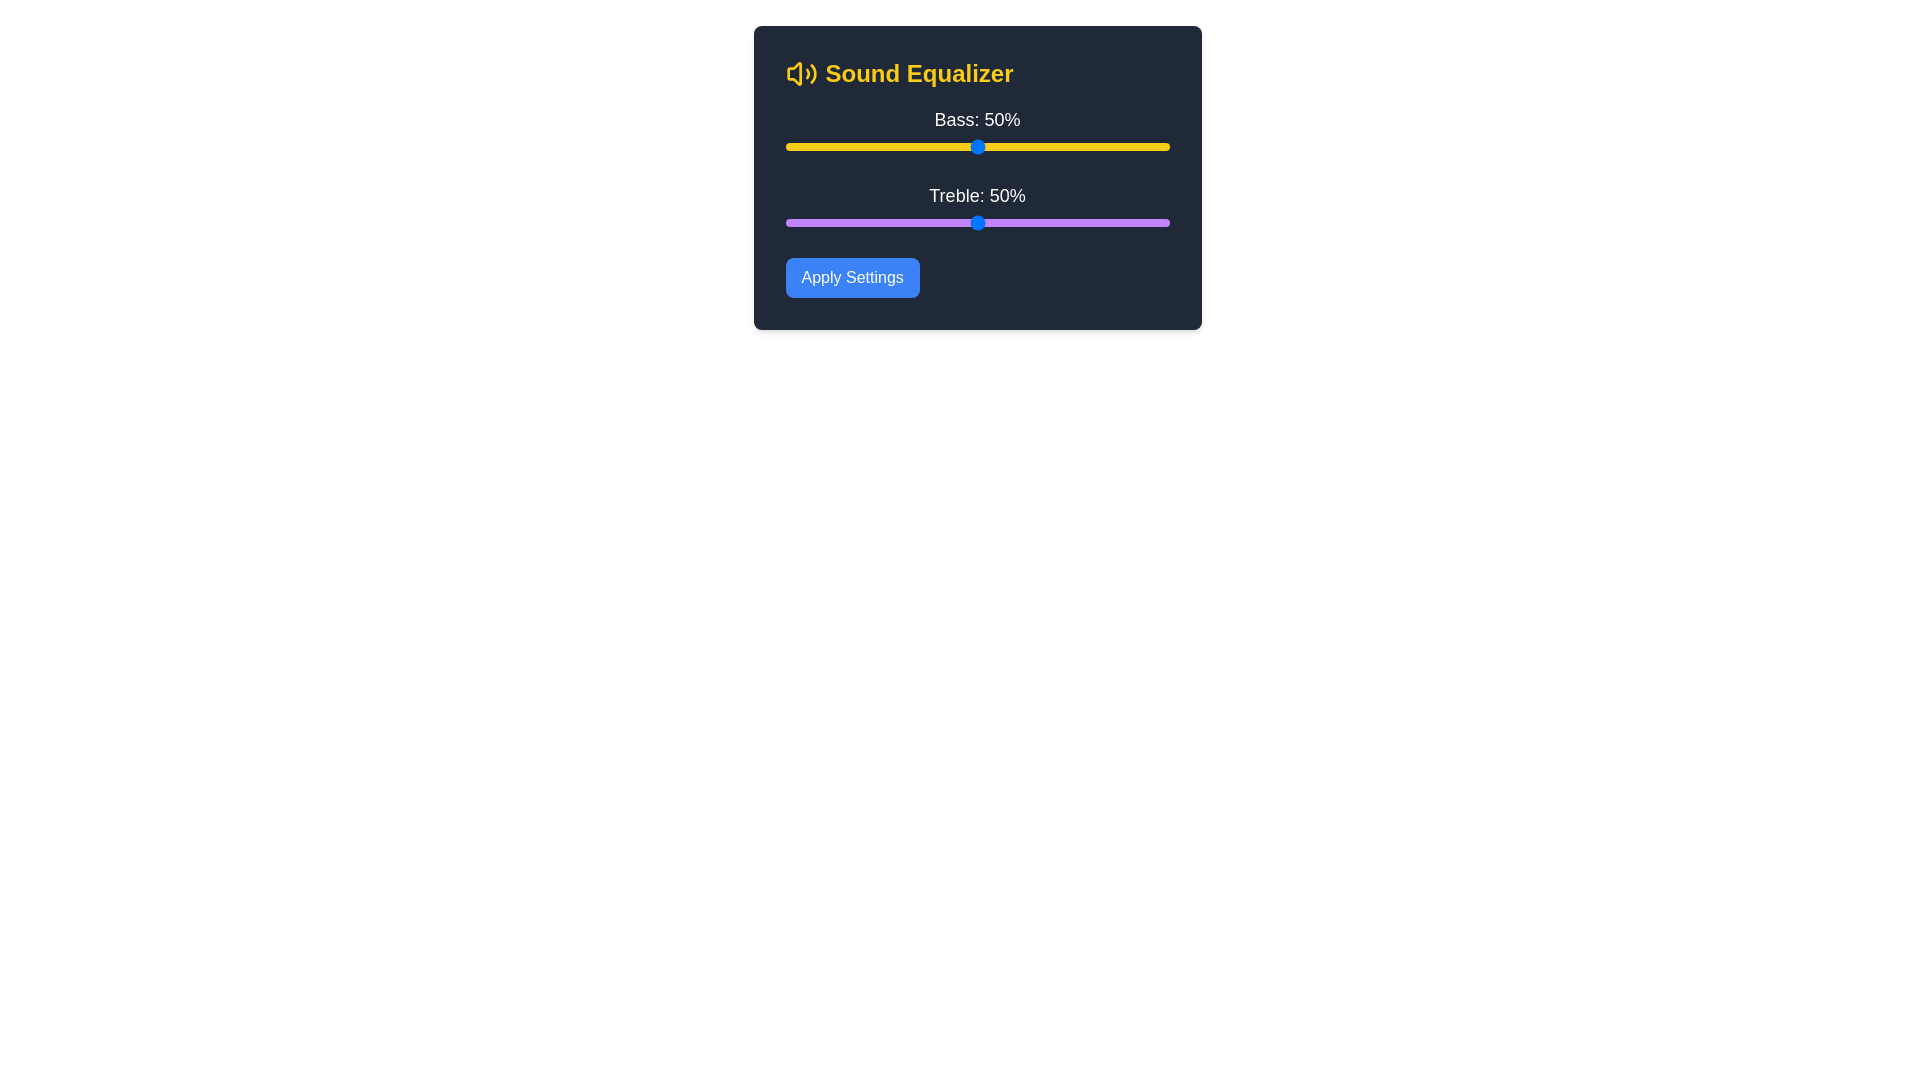 This screenshot has width=1920, height=1080. Describe the element at coordinates (1123, 145) in the screenshot. I see `the bass level to 88% using the slider` at that location.